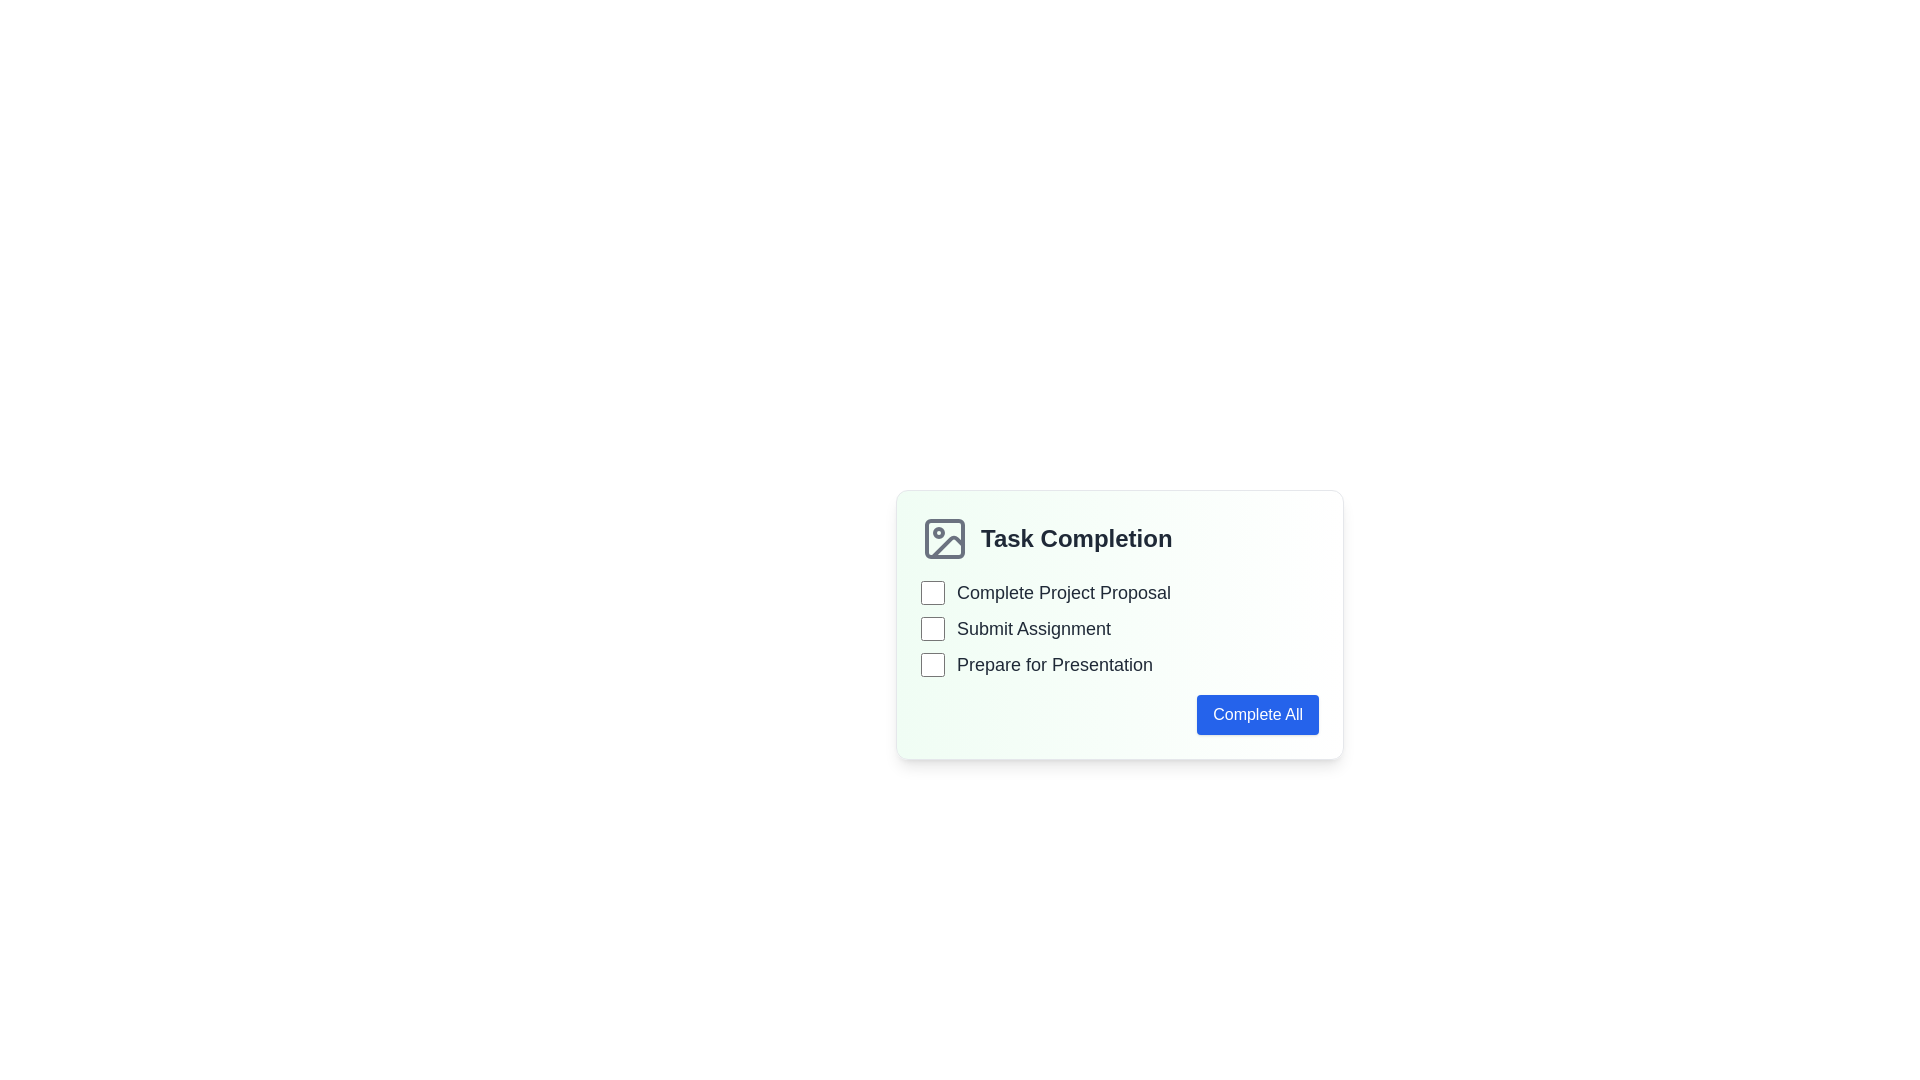 The image size is (1920, 1080). Describe the element at coordinates (1118, 627) in the screenshot. I see `the checkbox for the second task item 'Submit Assignment'` at that location.